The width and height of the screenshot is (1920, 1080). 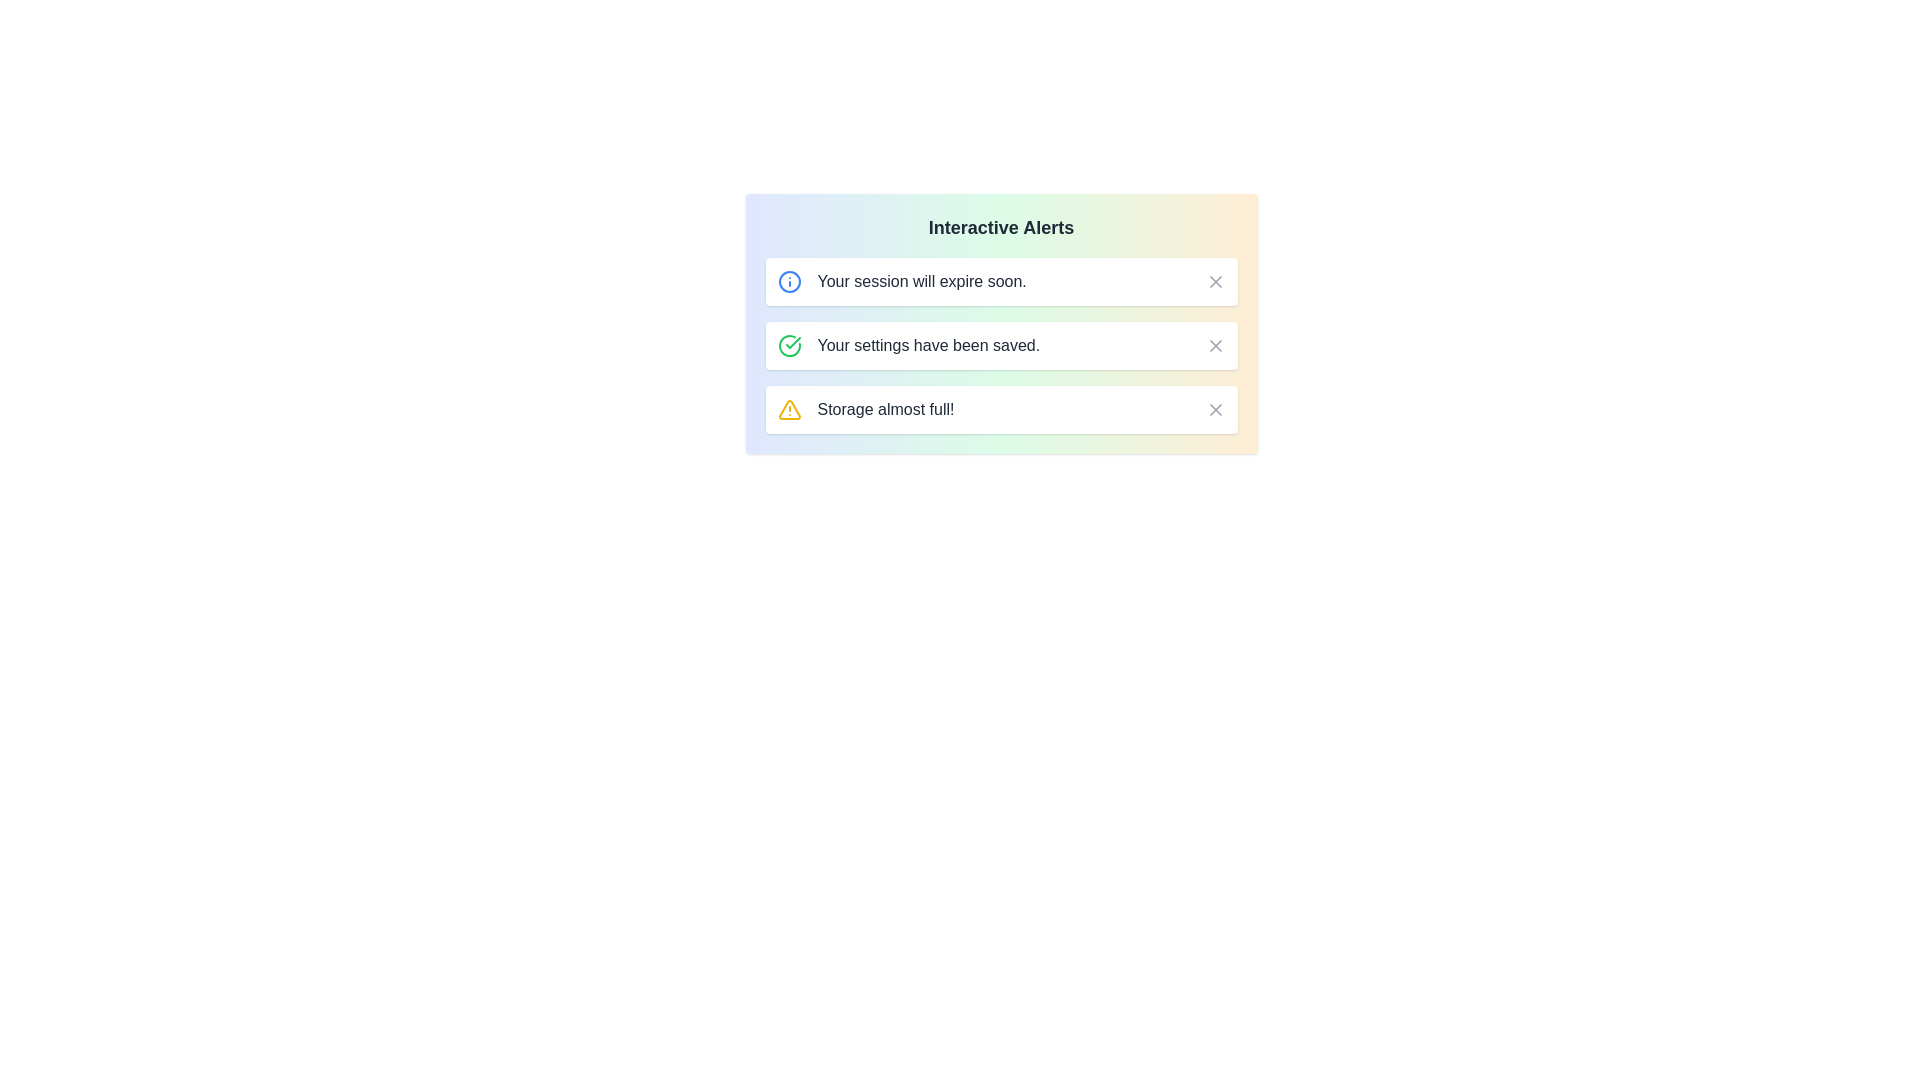 What do you see at coordinates (788, 408) in the screenshot?
I see `the leftmost warning icon in the third row of the visible alert list within the 'Interactive Alerts' box` at bounding box center [788, 408].